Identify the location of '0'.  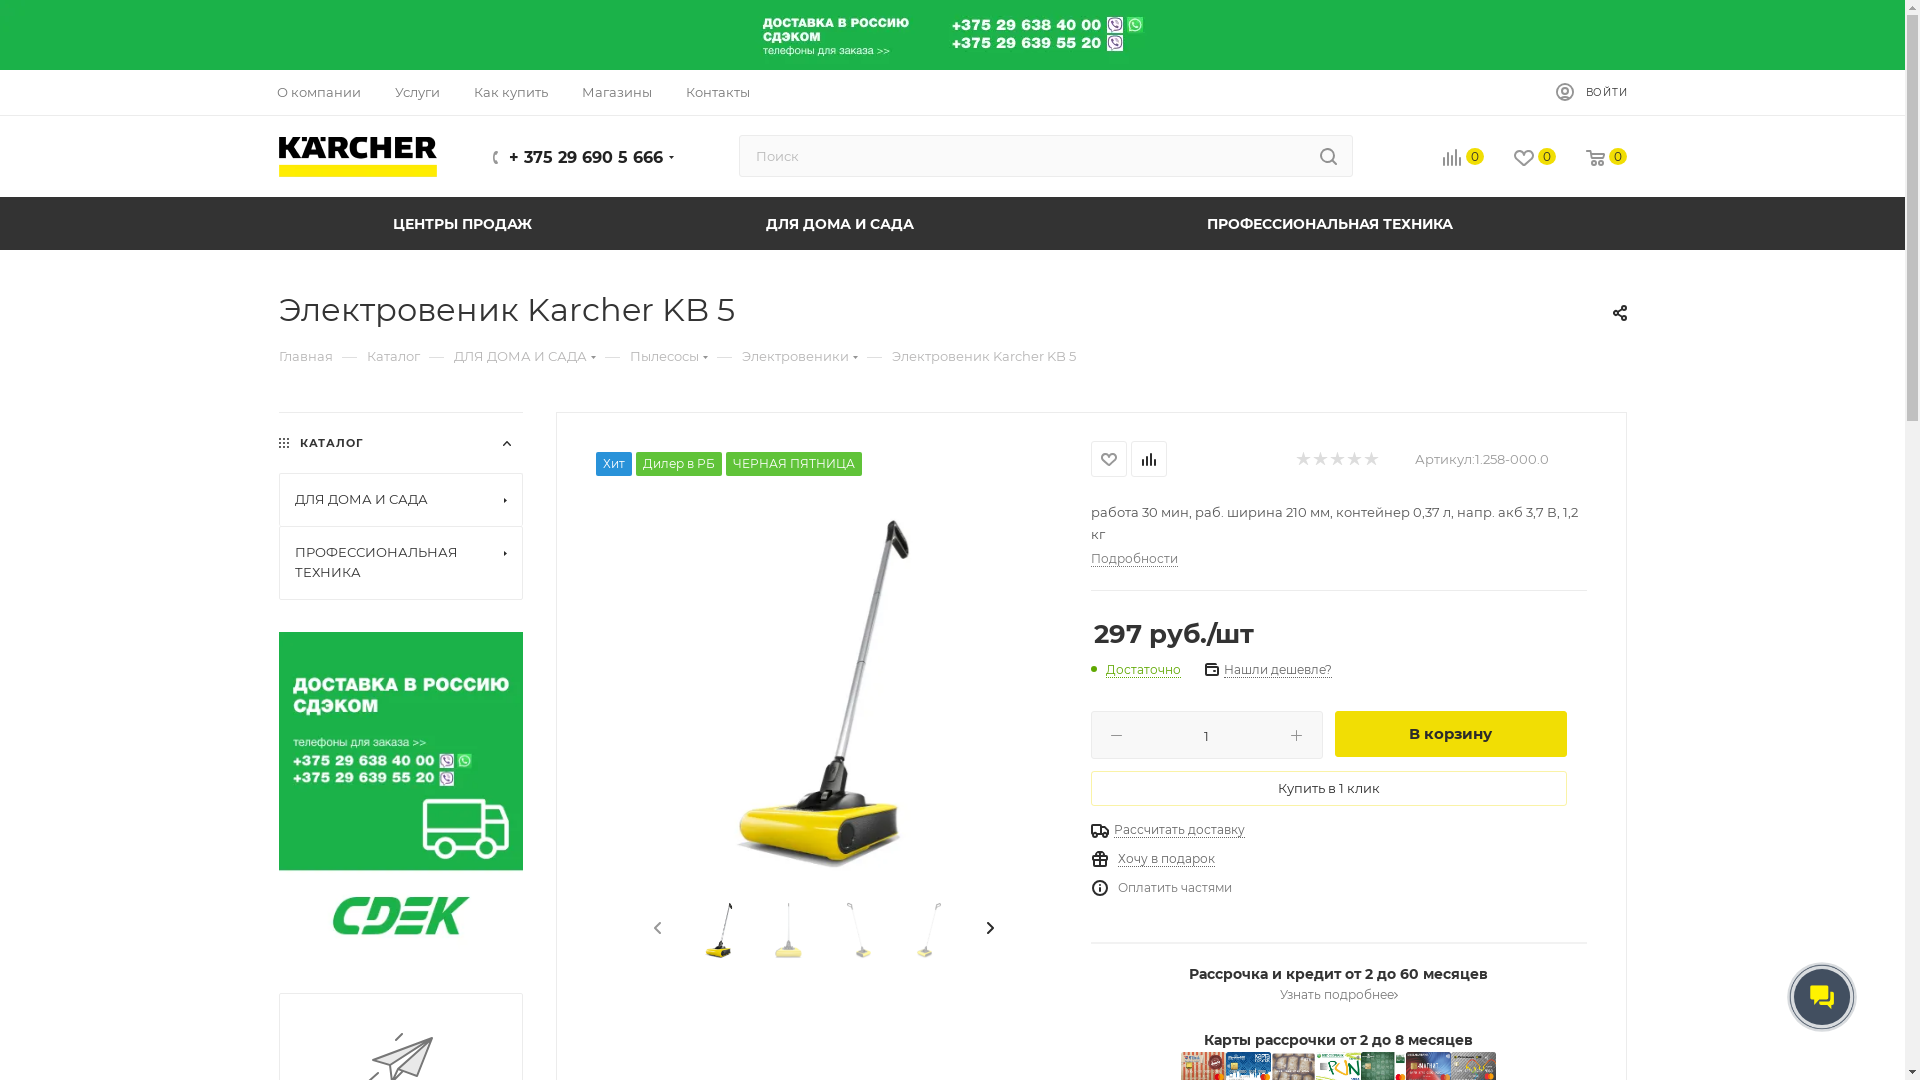
(1447, 157).